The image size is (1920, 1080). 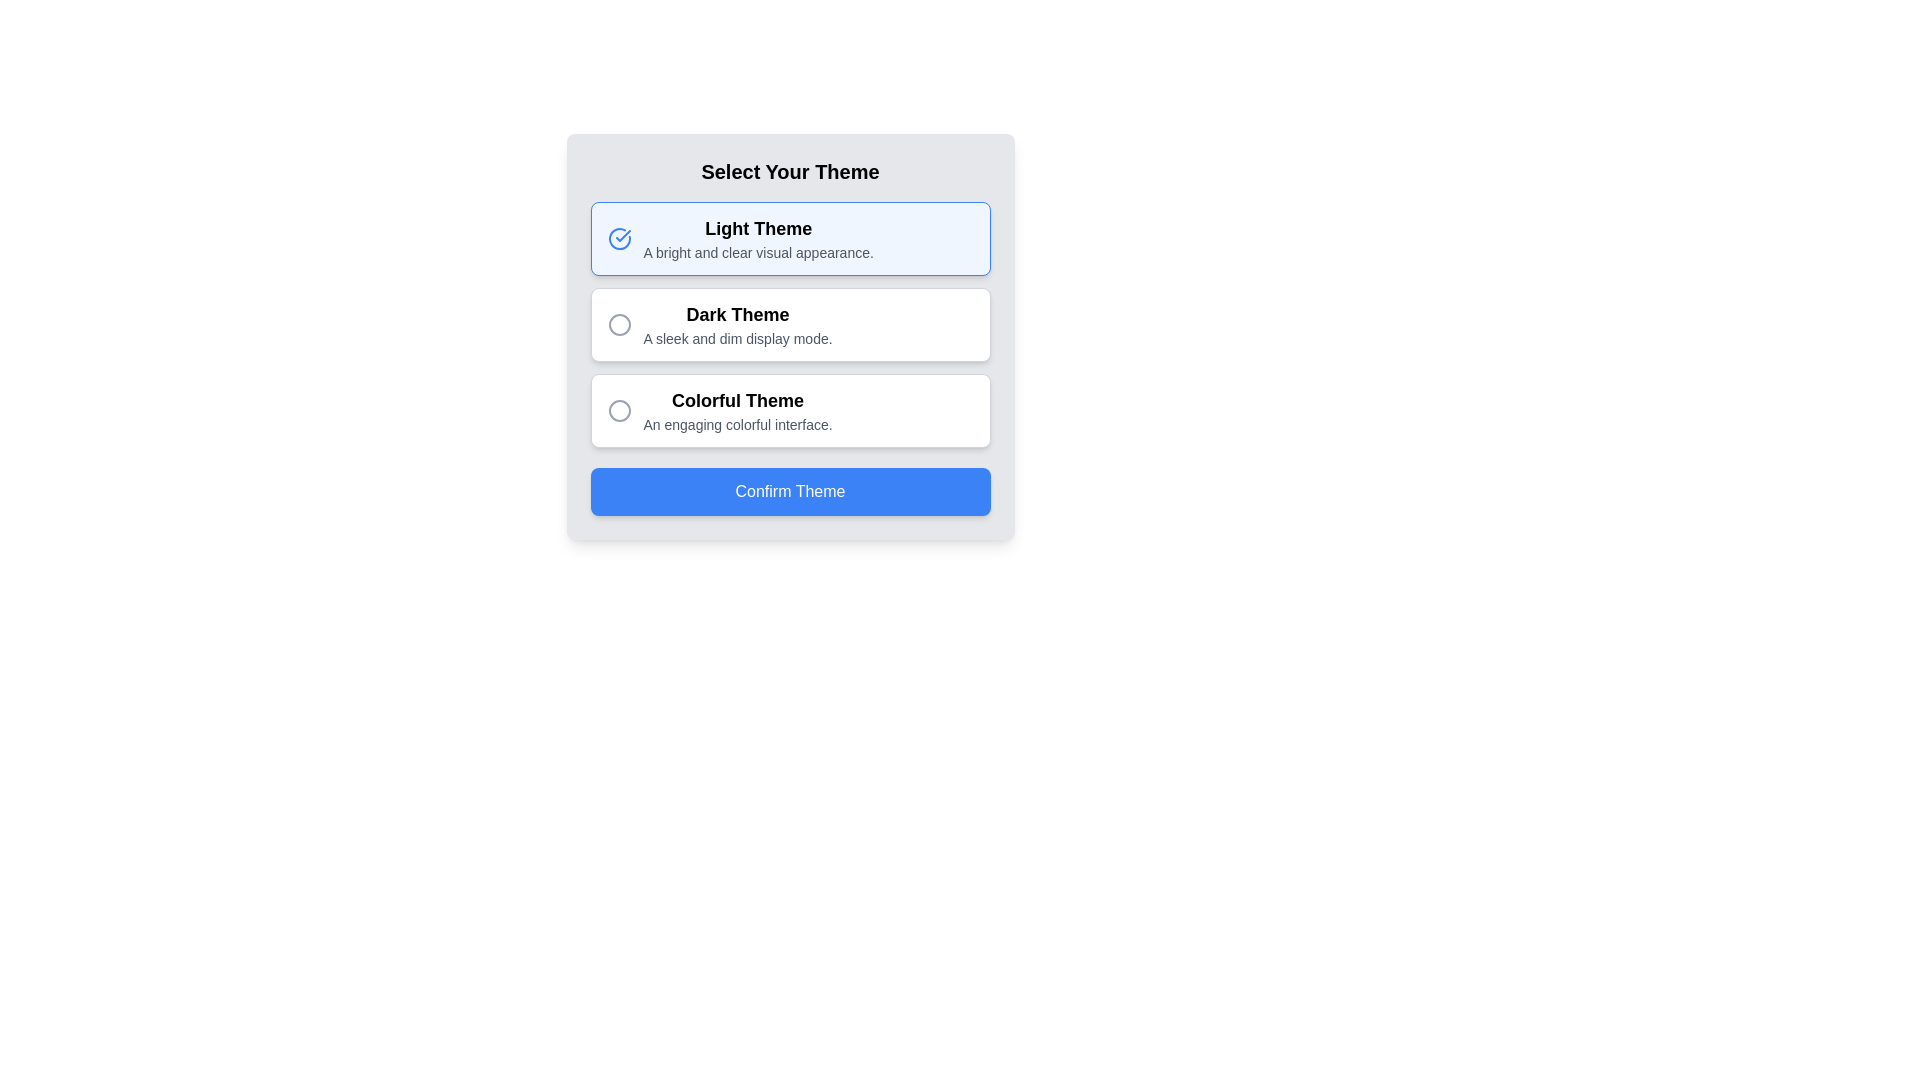 I want to click on the 'Colorful Theme' option in the theme selection list, so click(x=737, y=410).